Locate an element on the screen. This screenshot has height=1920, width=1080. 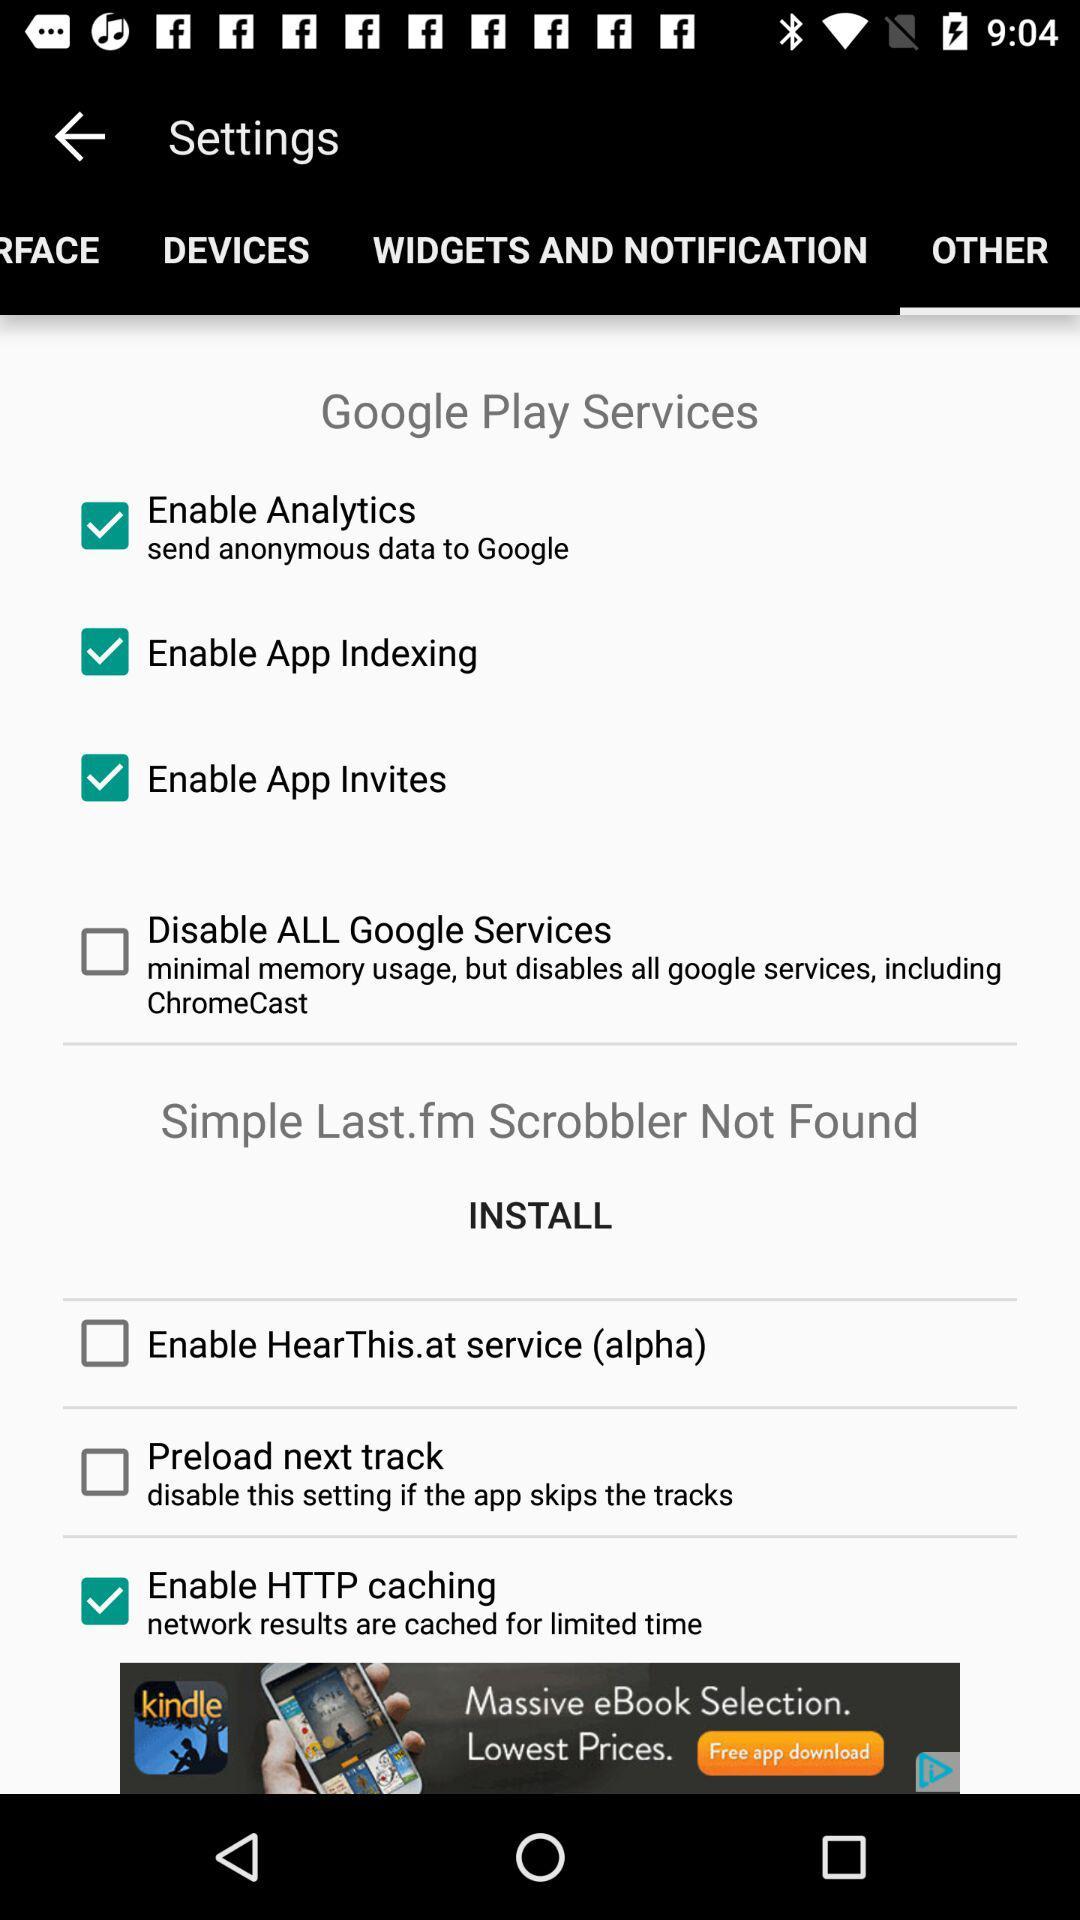
enable app invites text option is located at coordinates (540, 776).